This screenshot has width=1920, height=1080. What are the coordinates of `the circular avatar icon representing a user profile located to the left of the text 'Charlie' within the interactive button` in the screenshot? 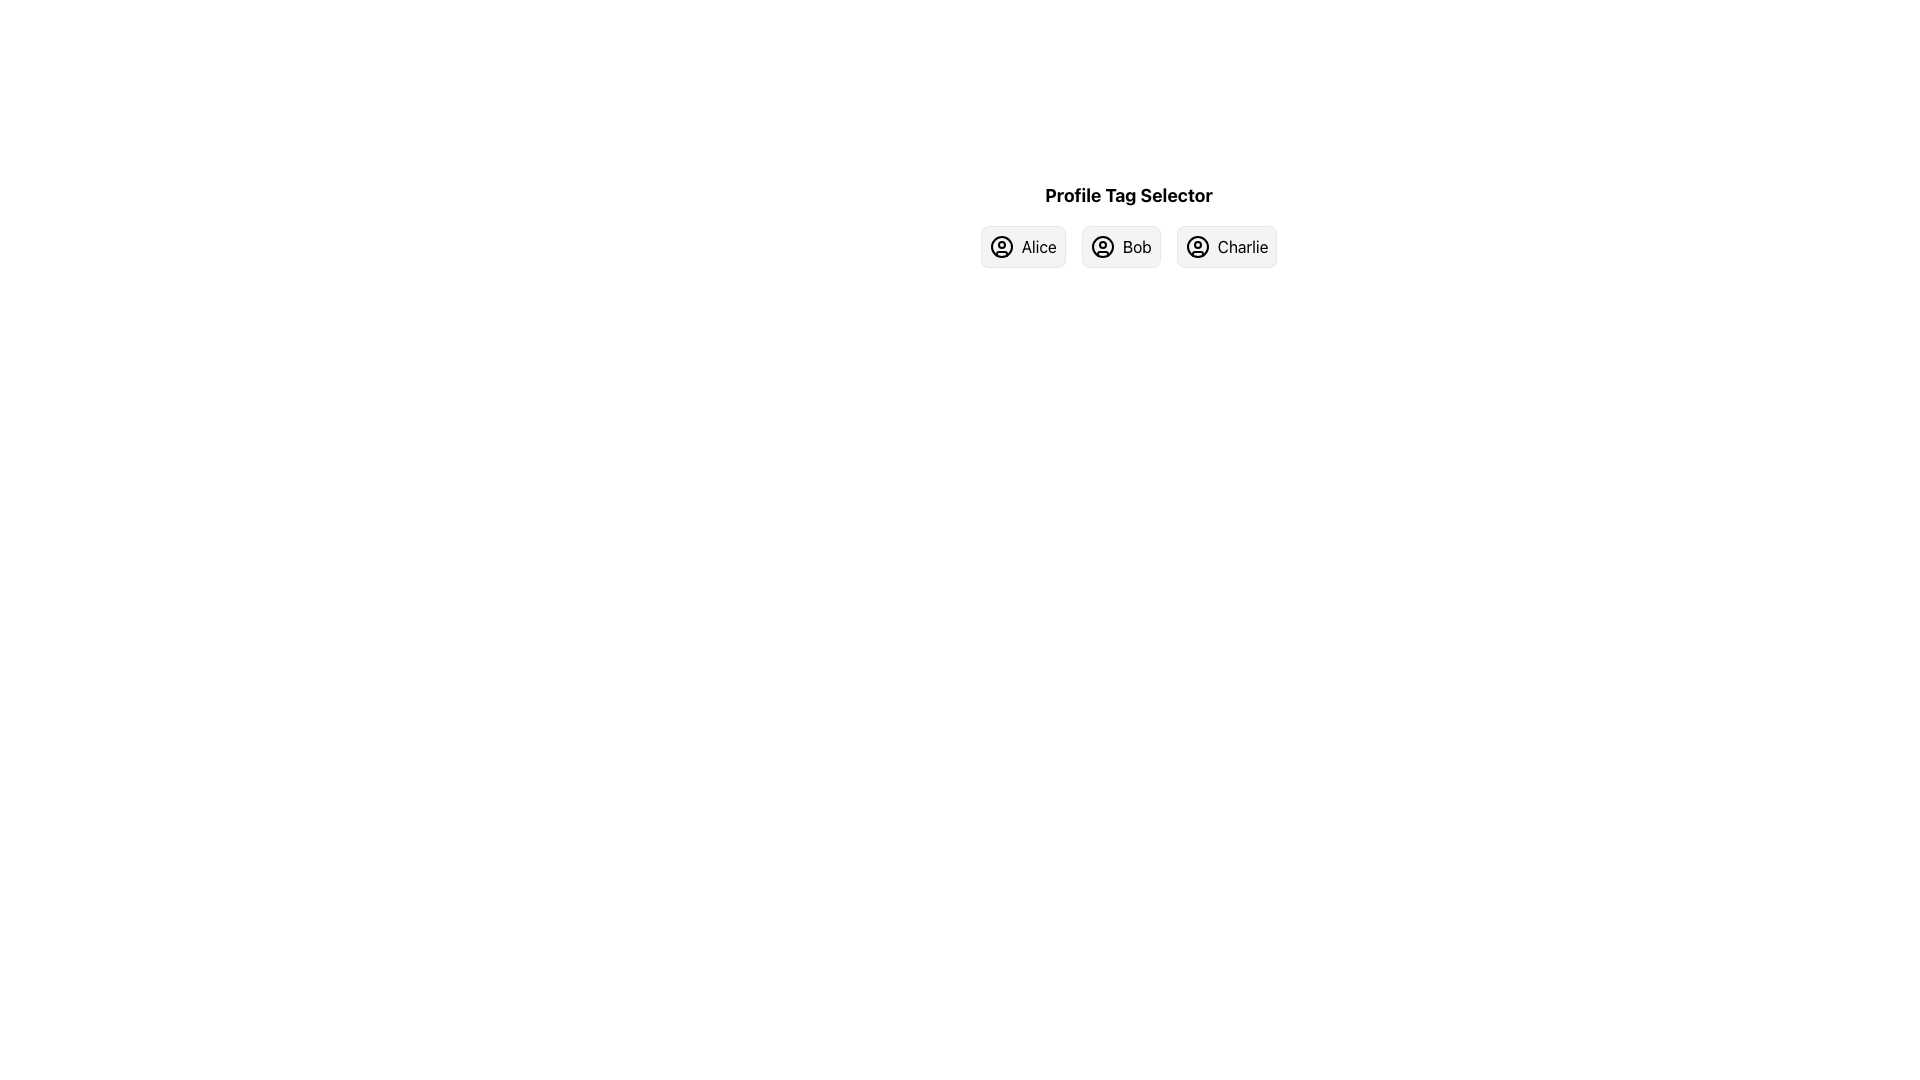 It's located at (1197, 245).